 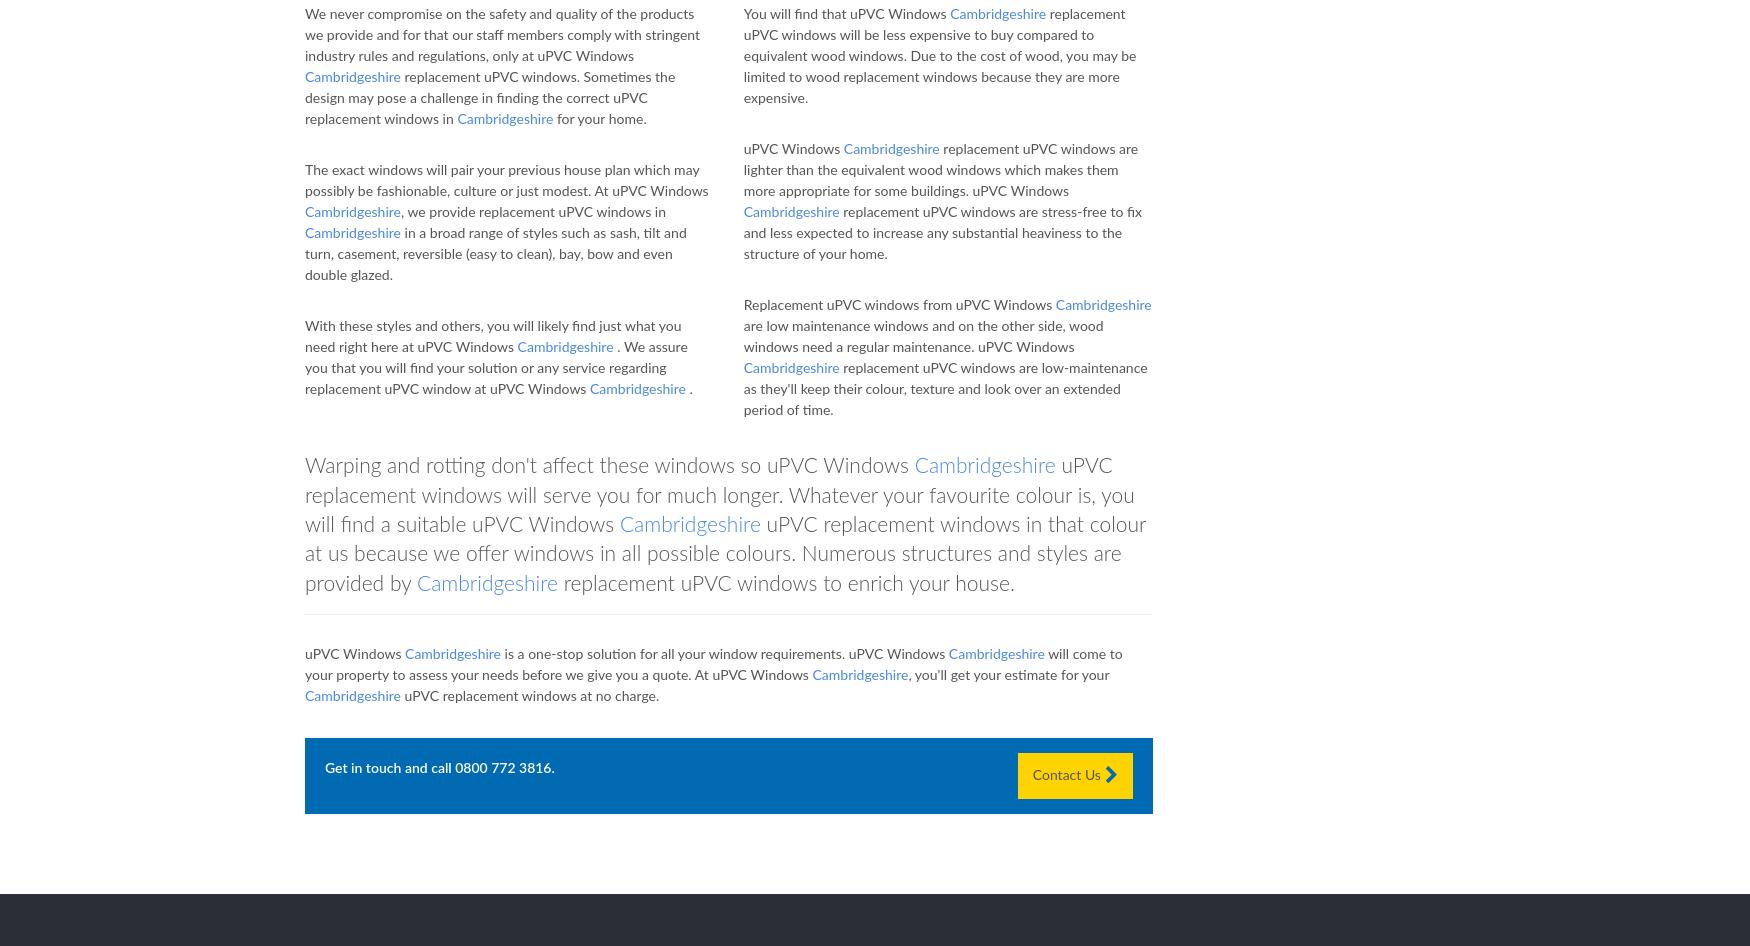 I want to click on '0800 772 3816', so click(x=501, y=768).